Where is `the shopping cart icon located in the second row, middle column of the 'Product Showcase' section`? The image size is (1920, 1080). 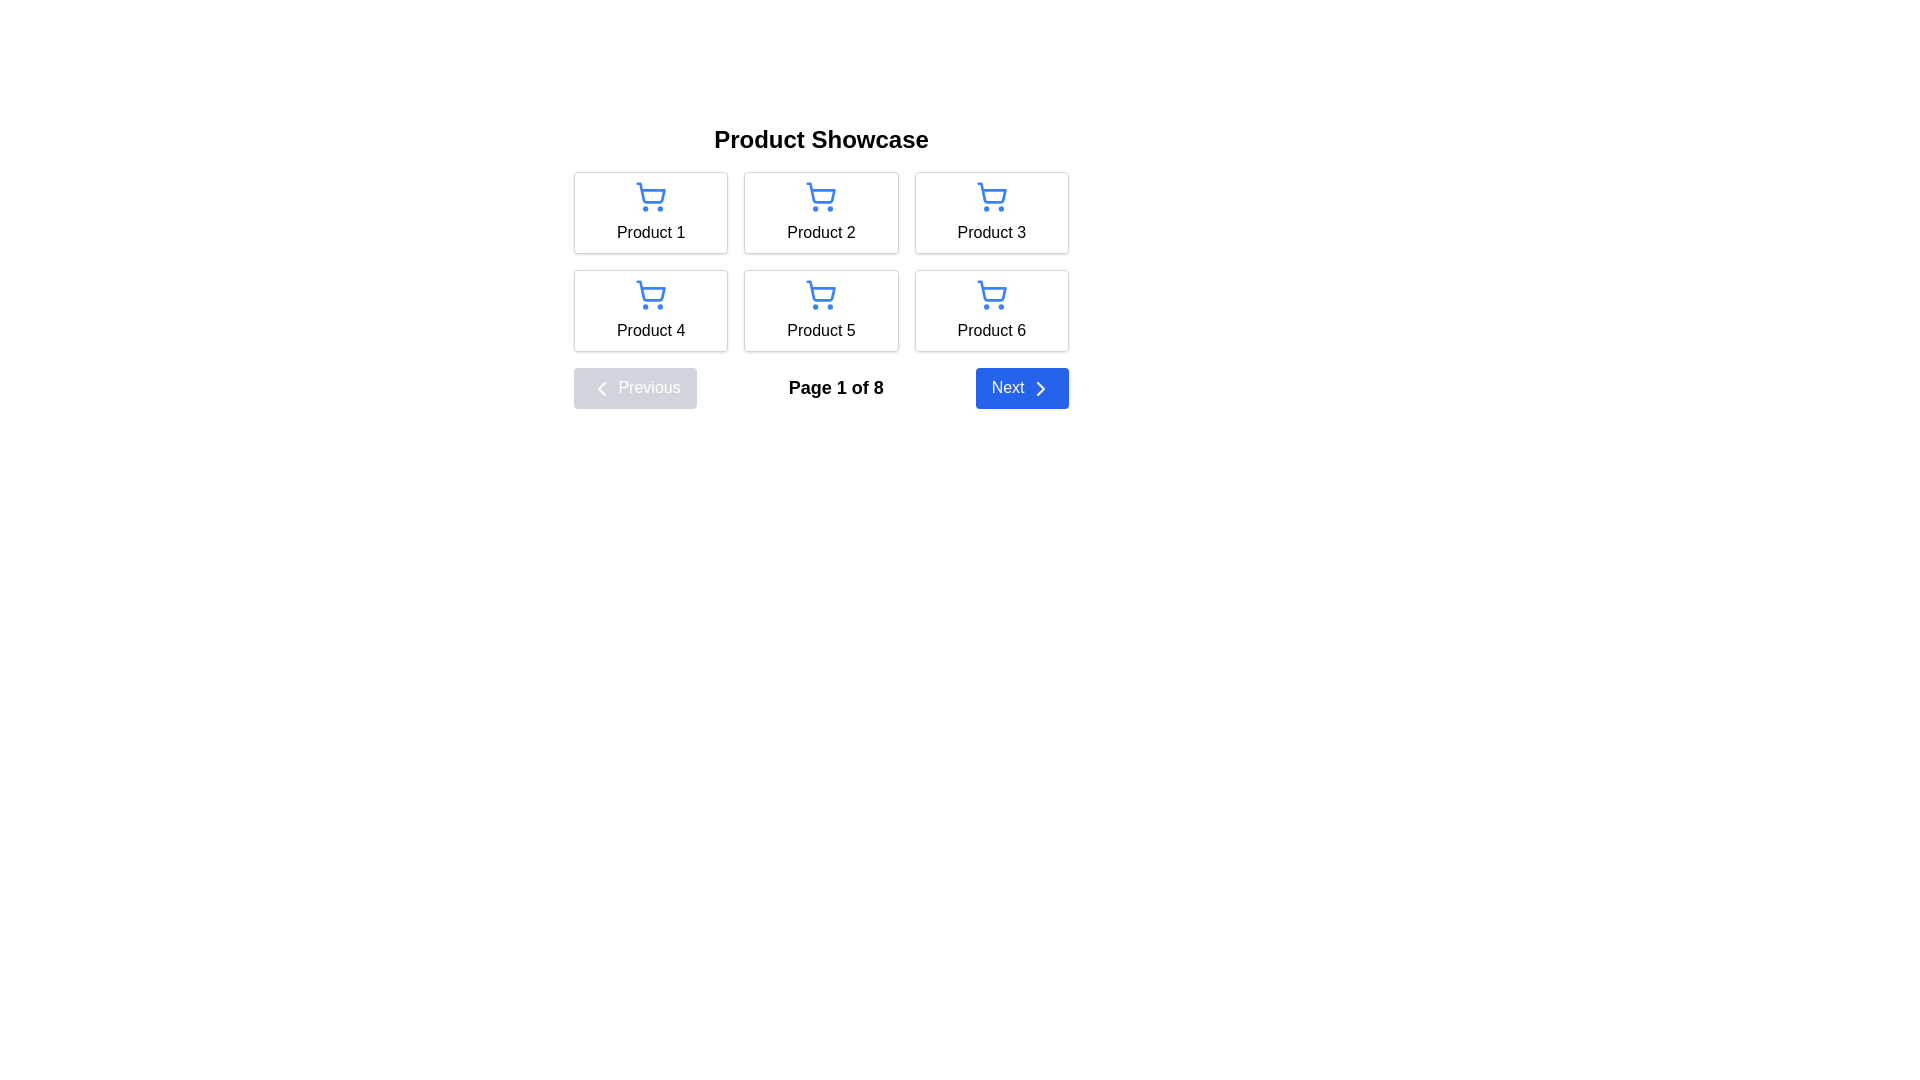 the shopping cart icon located in the second row, middle column of the 'Product Showcase' section is located at coordinates (821, 291).